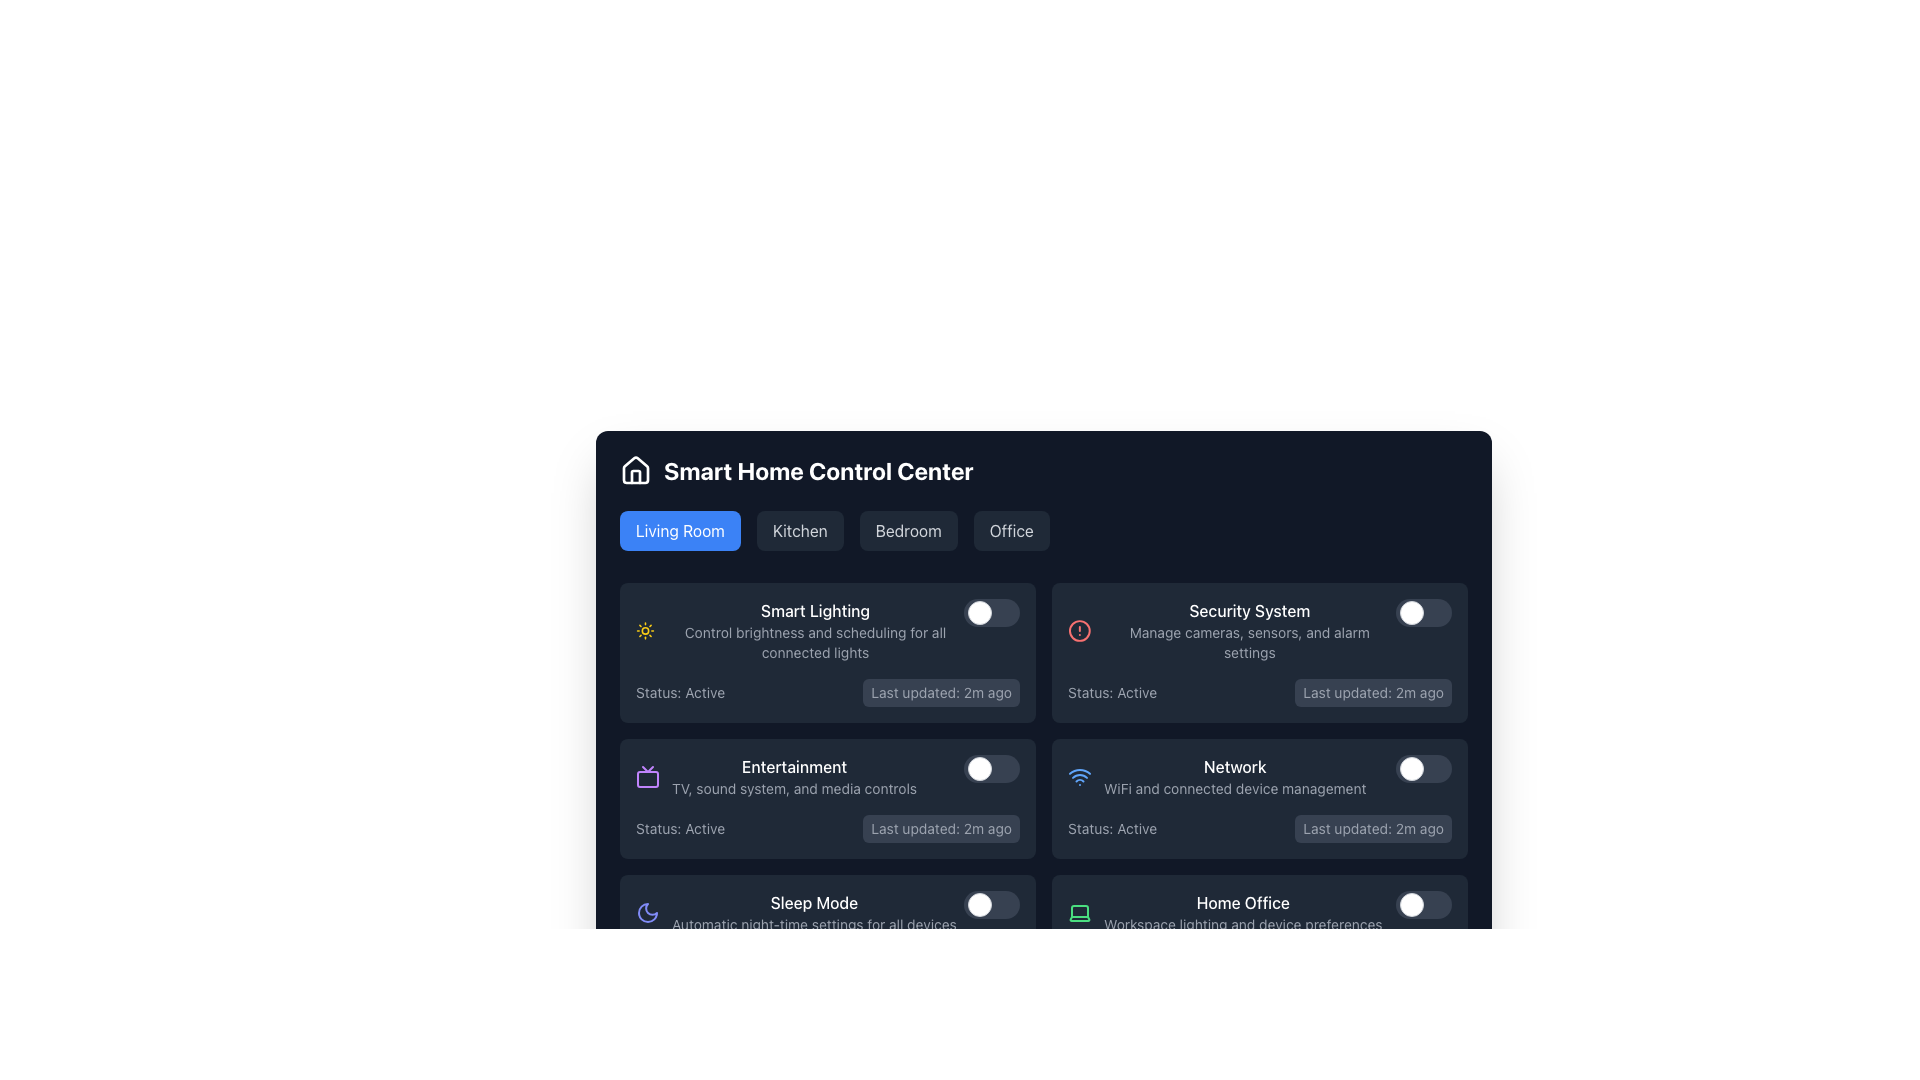 This screenshot has height=1080, width=1920. What do you see at coordinates (992, 905) in the screenshot?
I see `the toggle switch located on the right side of the 'Sleep Mode' panel in the 'Smart Home Control Center' to switch on or off` at bounding box center [992, 905].